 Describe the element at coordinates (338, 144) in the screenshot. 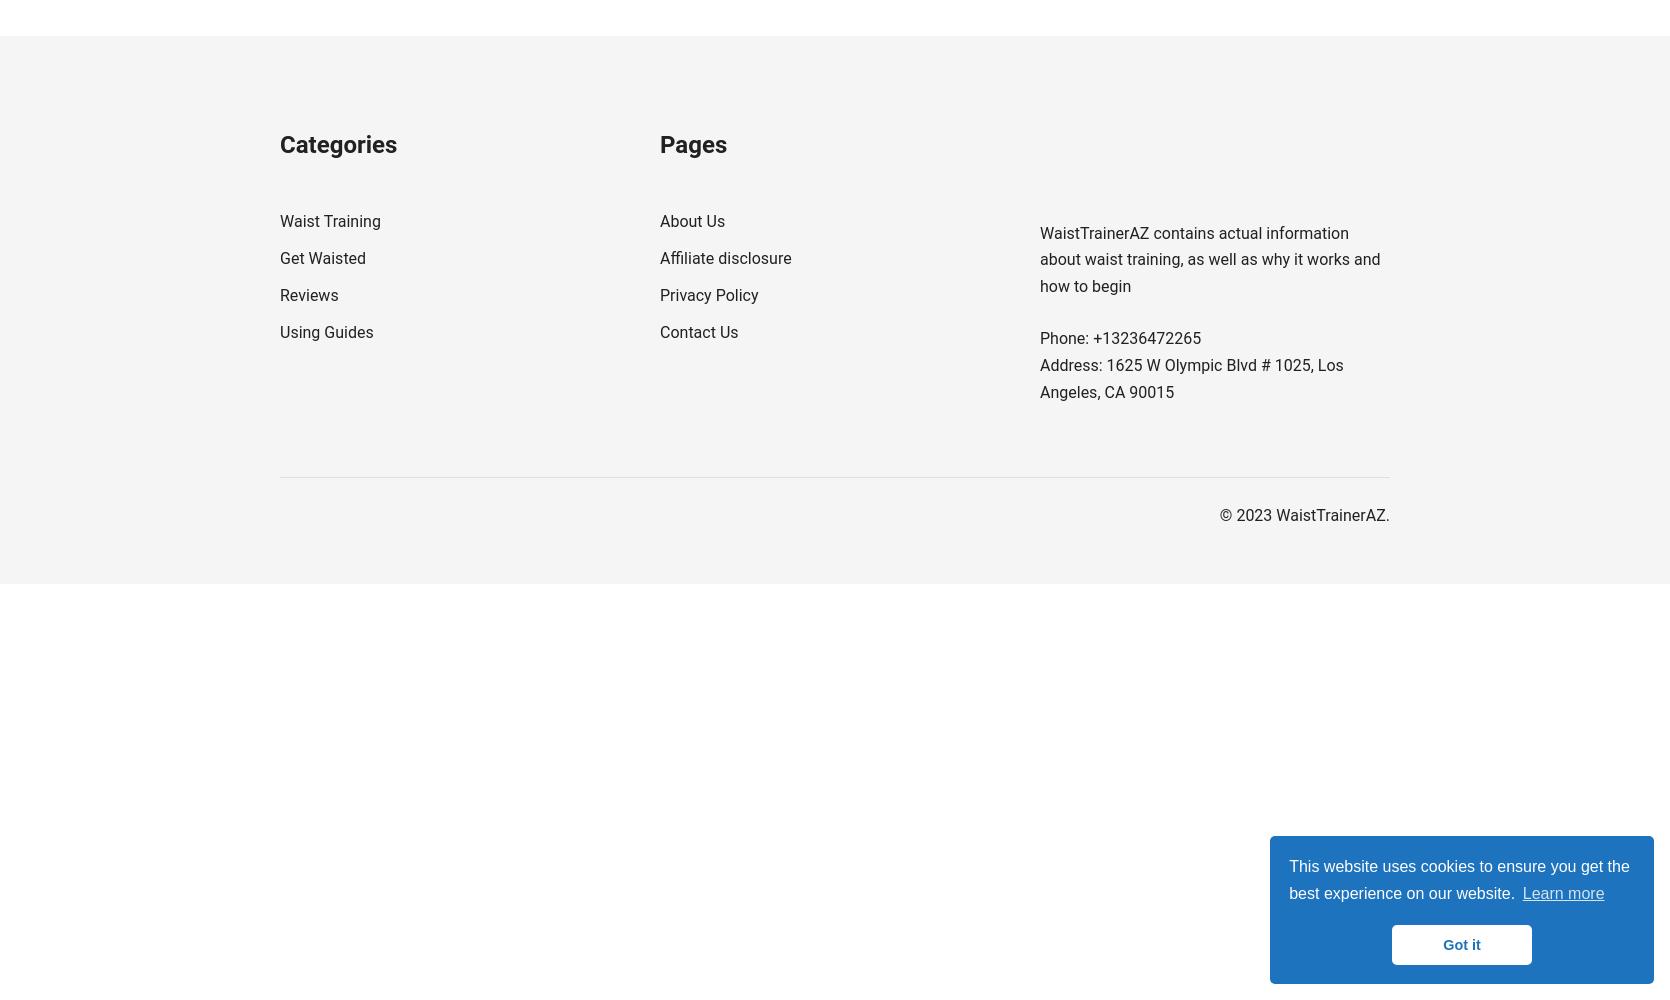

I see `'Categories'` at that location.